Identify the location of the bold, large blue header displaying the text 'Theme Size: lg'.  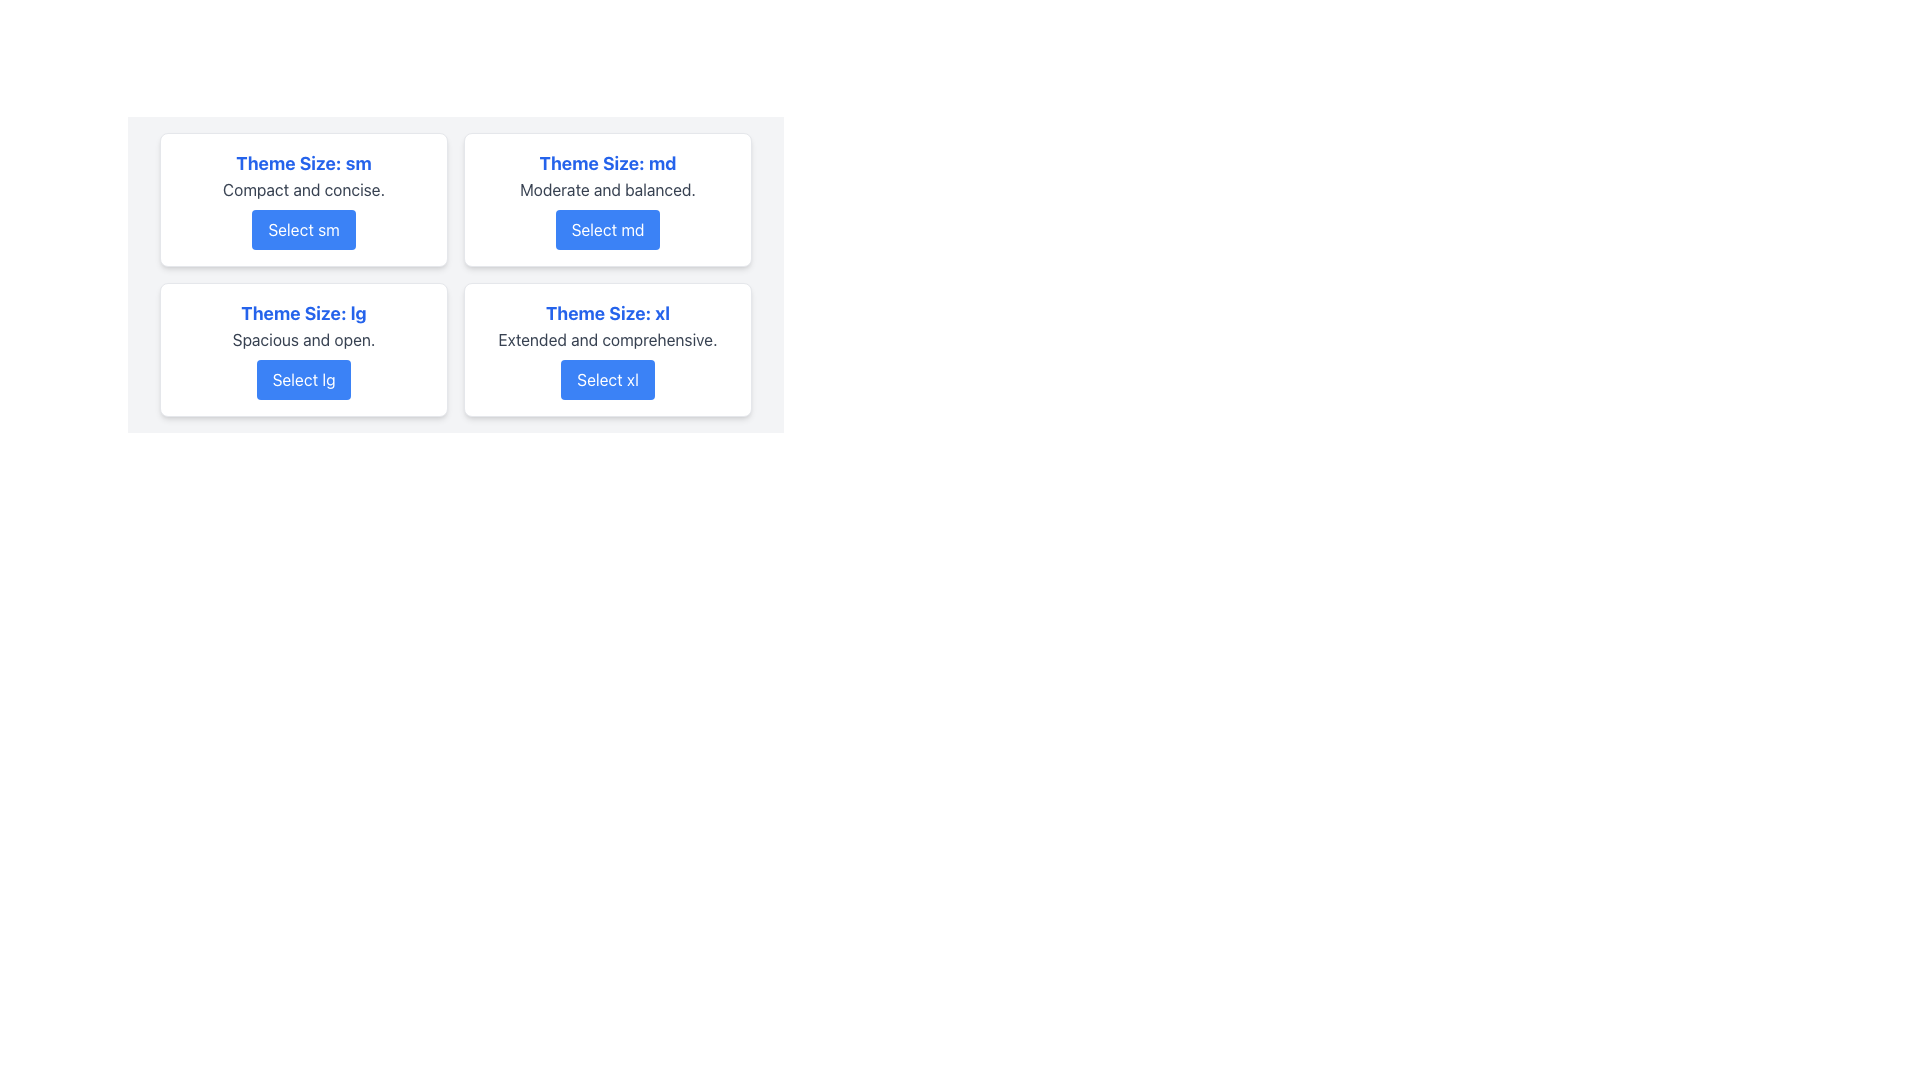
(302, 313).